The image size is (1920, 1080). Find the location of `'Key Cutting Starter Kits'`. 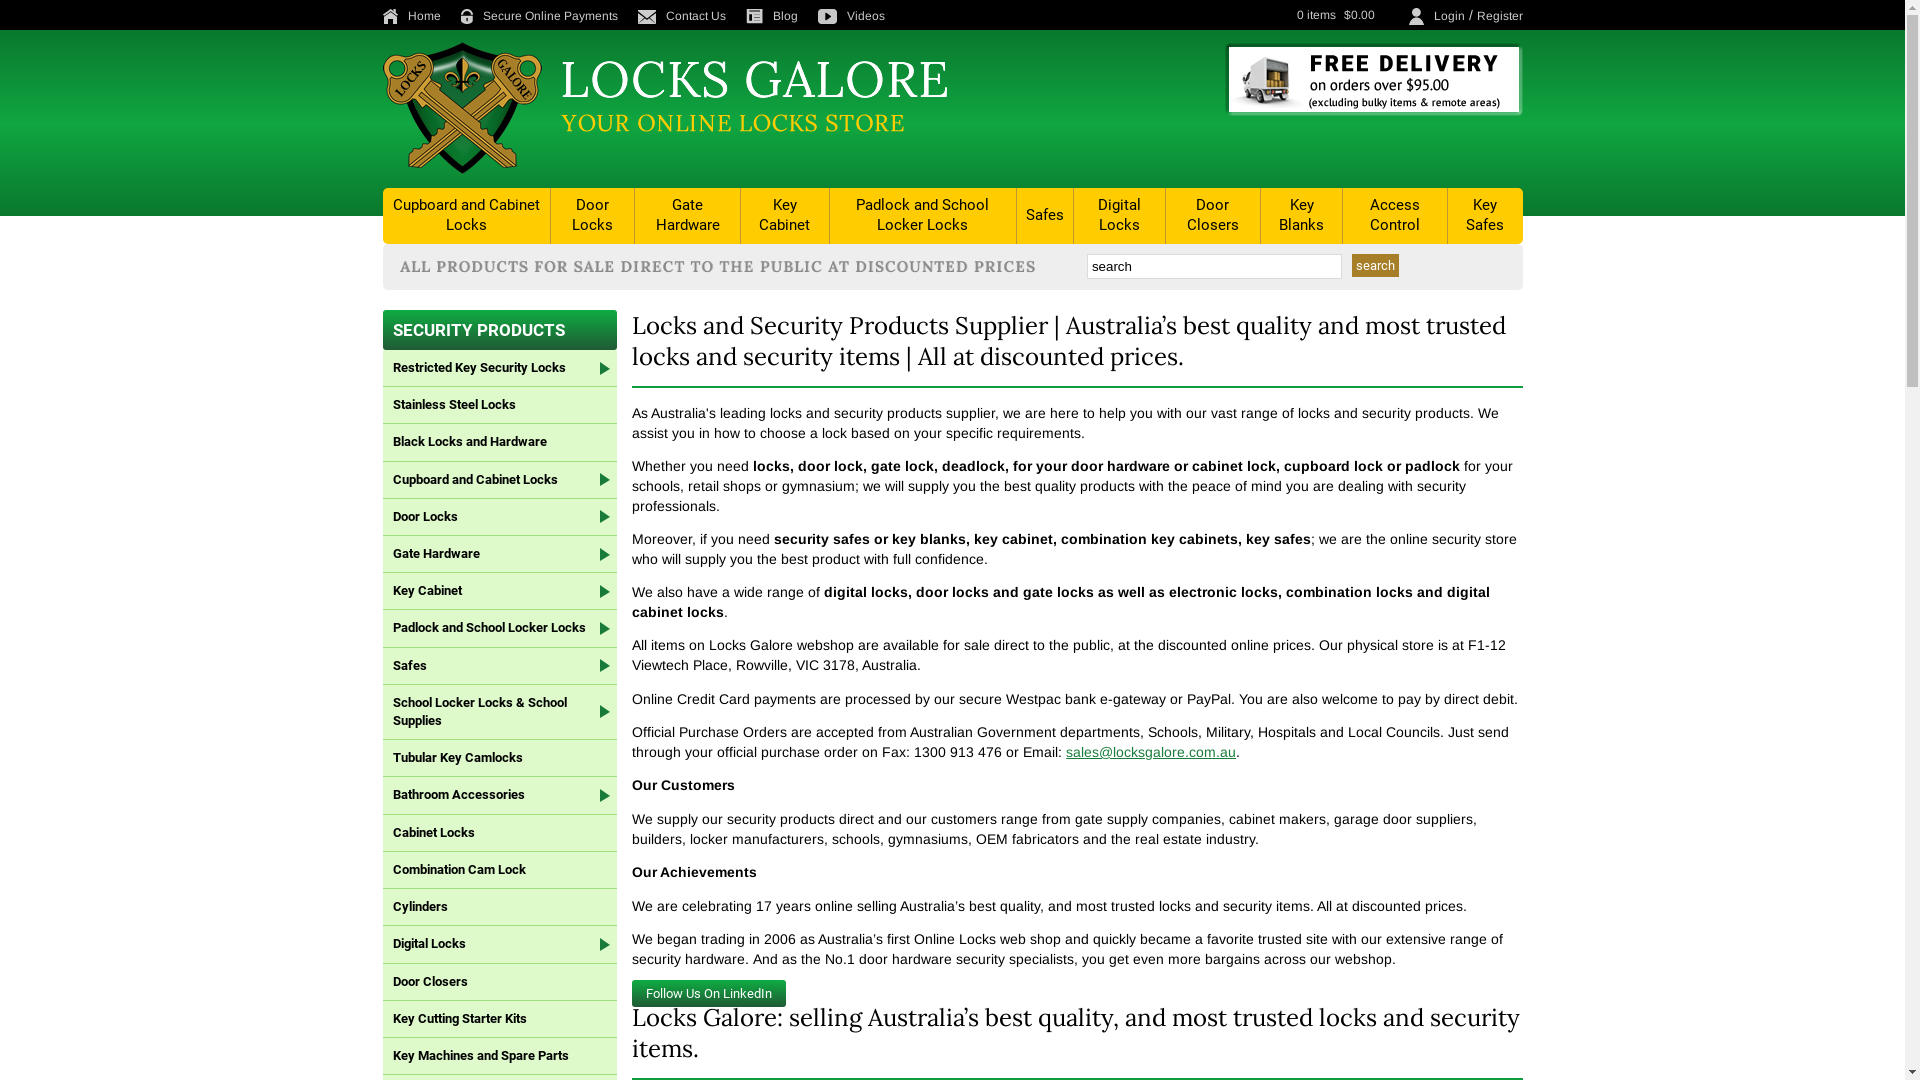

'Key Cutting Starter Kits' is located at coordinates (382, 1019).